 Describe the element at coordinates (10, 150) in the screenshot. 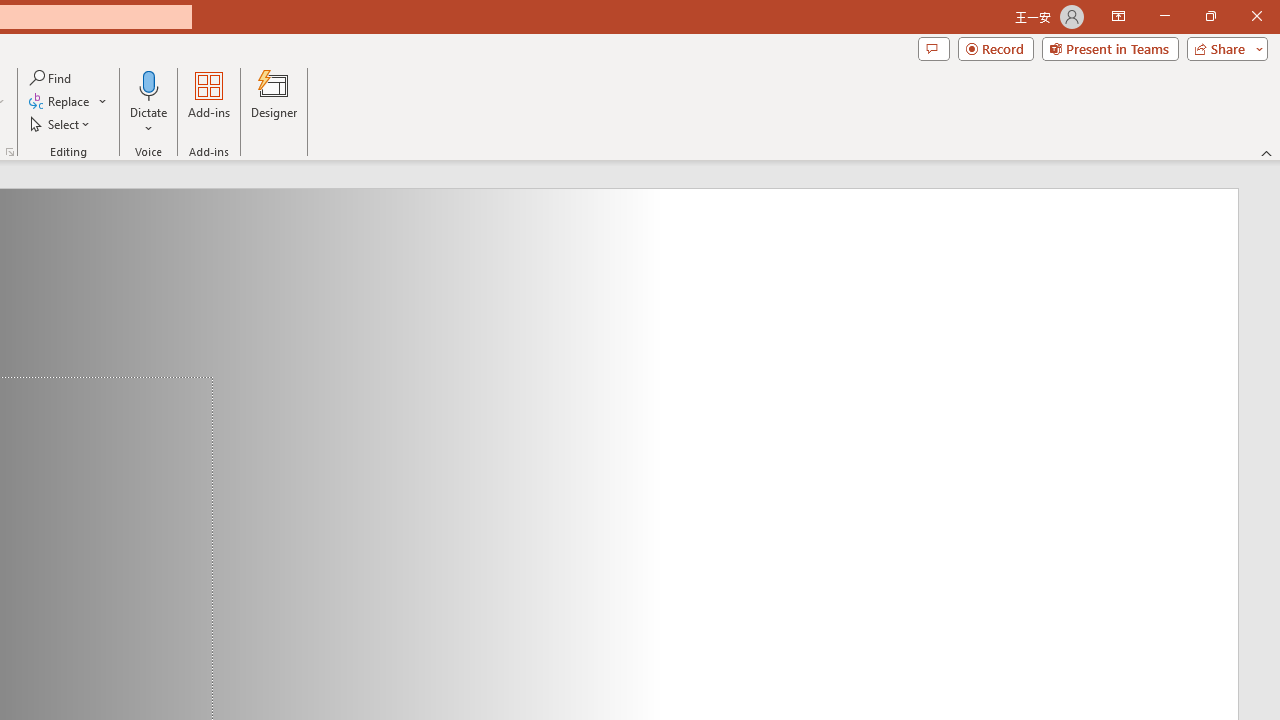

I see `'Format Object...'` at that location.